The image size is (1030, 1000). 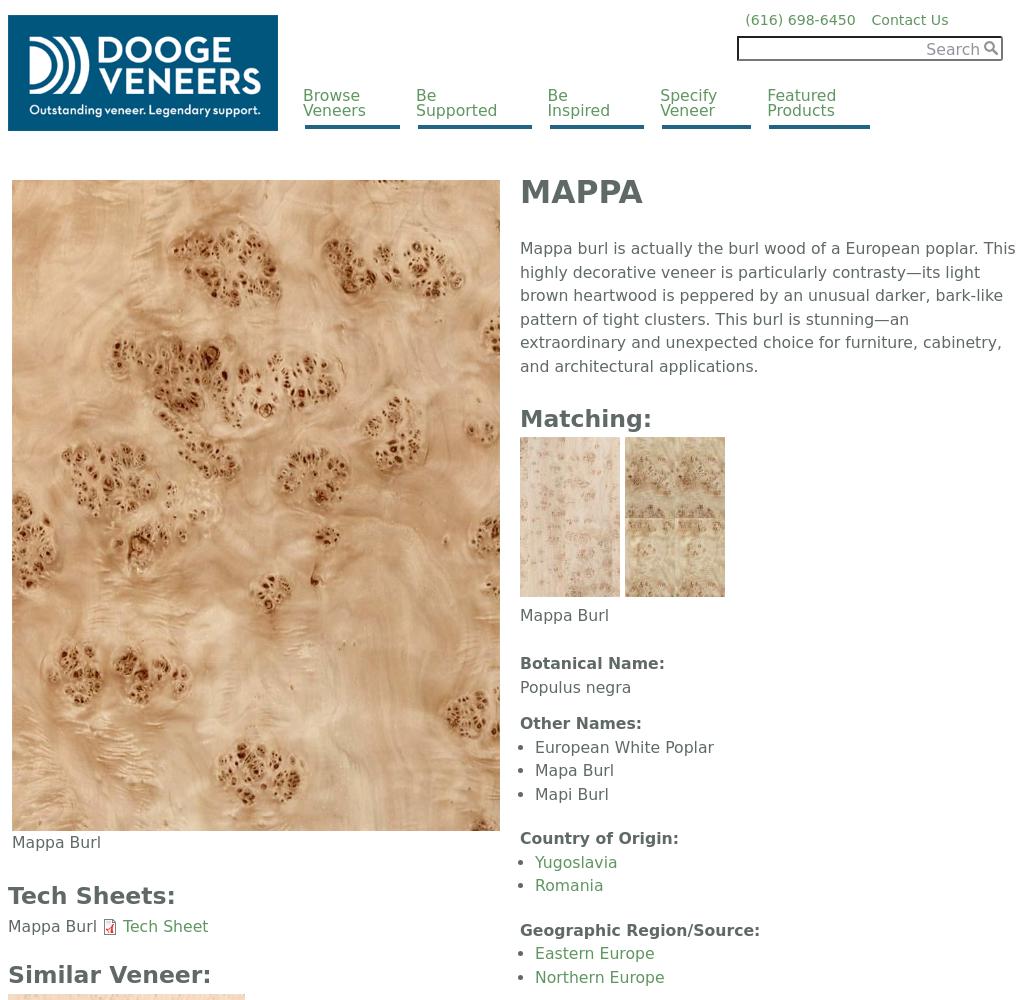 What do you see at coordinates (520, 307) in the screenshot?
I see `'Mappa burl is actually the burl wood of a European poplar. This highly decorative veneer is particularly contrasty—its light brown heartwood is peppered by an unusual darker, bark-like pattern of tight clusters. This burl is stunning—an extraordinary and unexpected choice for furniture, cabinetry, and architectural applications.'` at bounding box center [520, 307].